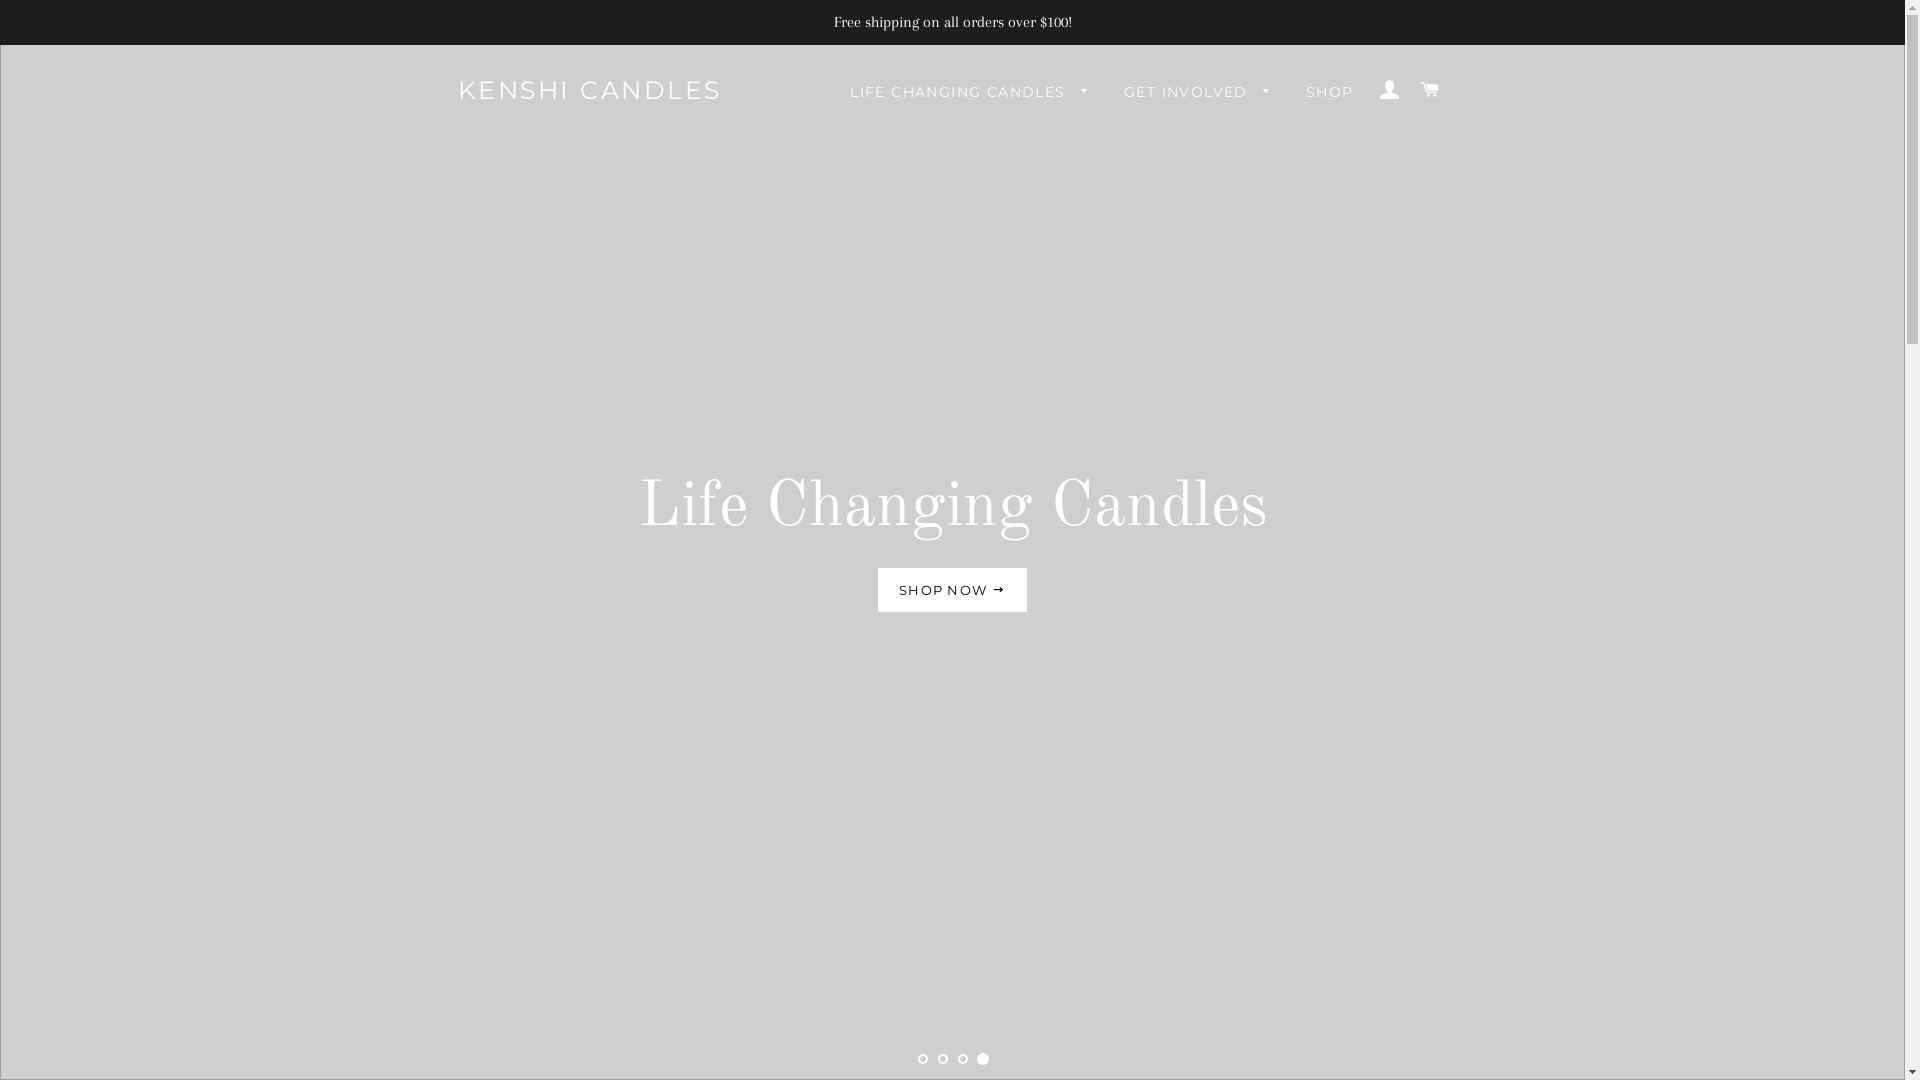 This screenshot has height=1080, width=1920. I want to click on 'LOG IN', so click(1371, 88).